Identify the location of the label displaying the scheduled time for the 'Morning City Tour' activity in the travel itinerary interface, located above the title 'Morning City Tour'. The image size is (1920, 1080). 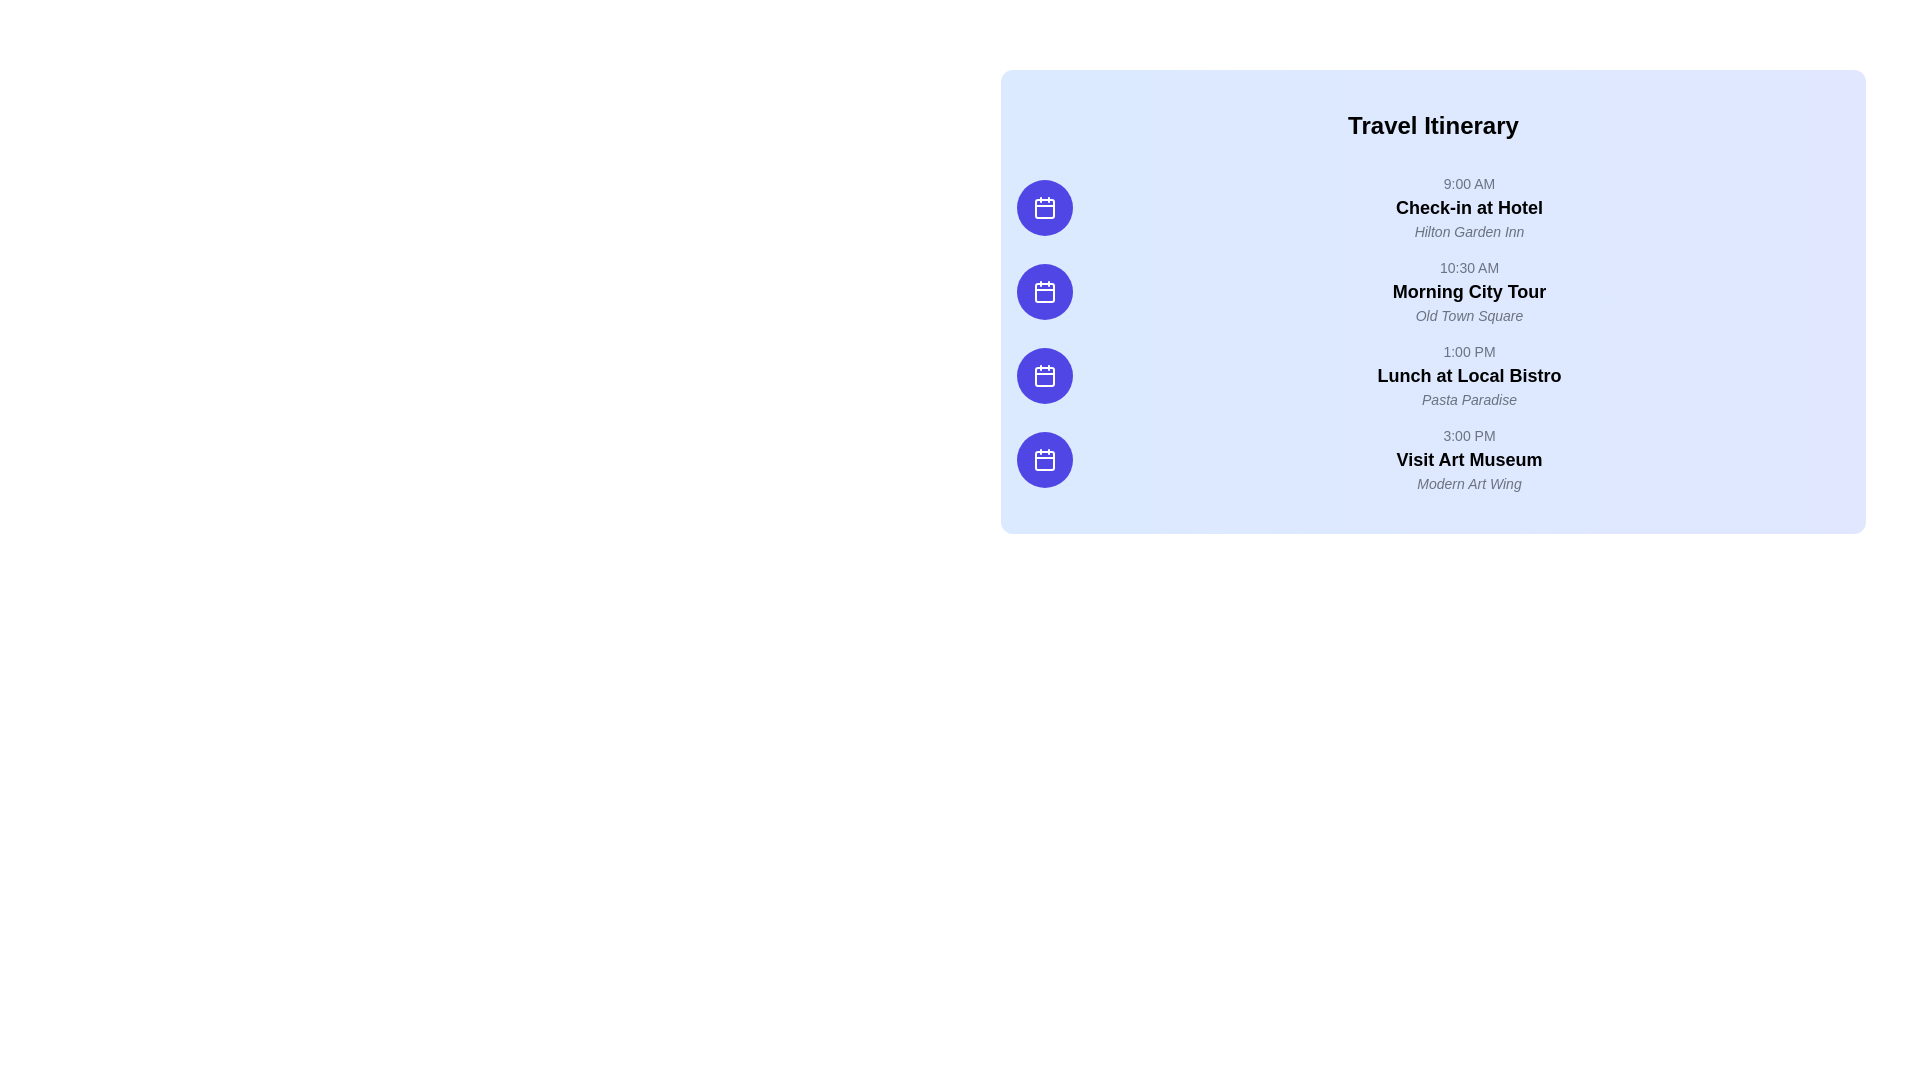
(1469, 266).